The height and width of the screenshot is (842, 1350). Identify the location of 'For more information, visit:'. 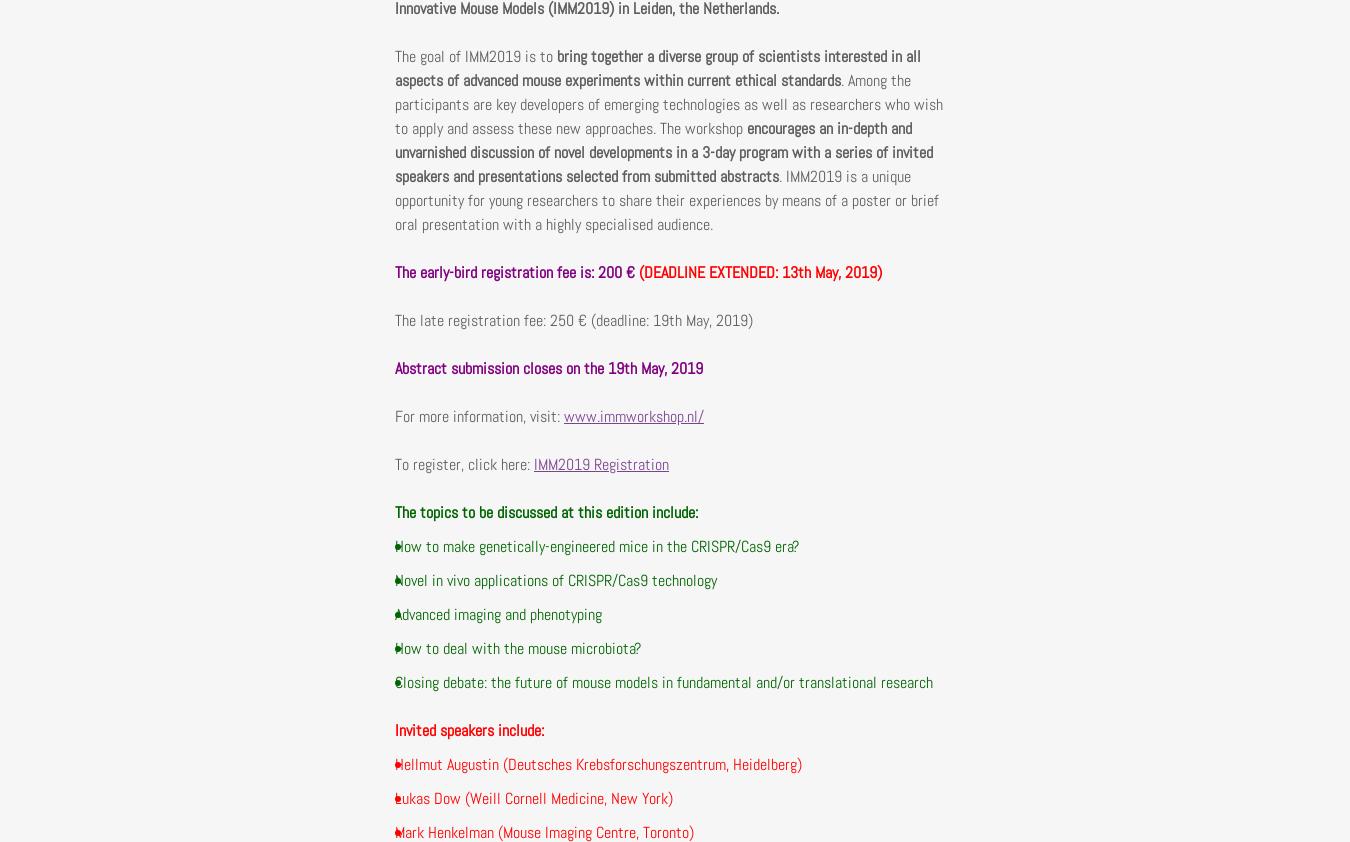
(478, 415).